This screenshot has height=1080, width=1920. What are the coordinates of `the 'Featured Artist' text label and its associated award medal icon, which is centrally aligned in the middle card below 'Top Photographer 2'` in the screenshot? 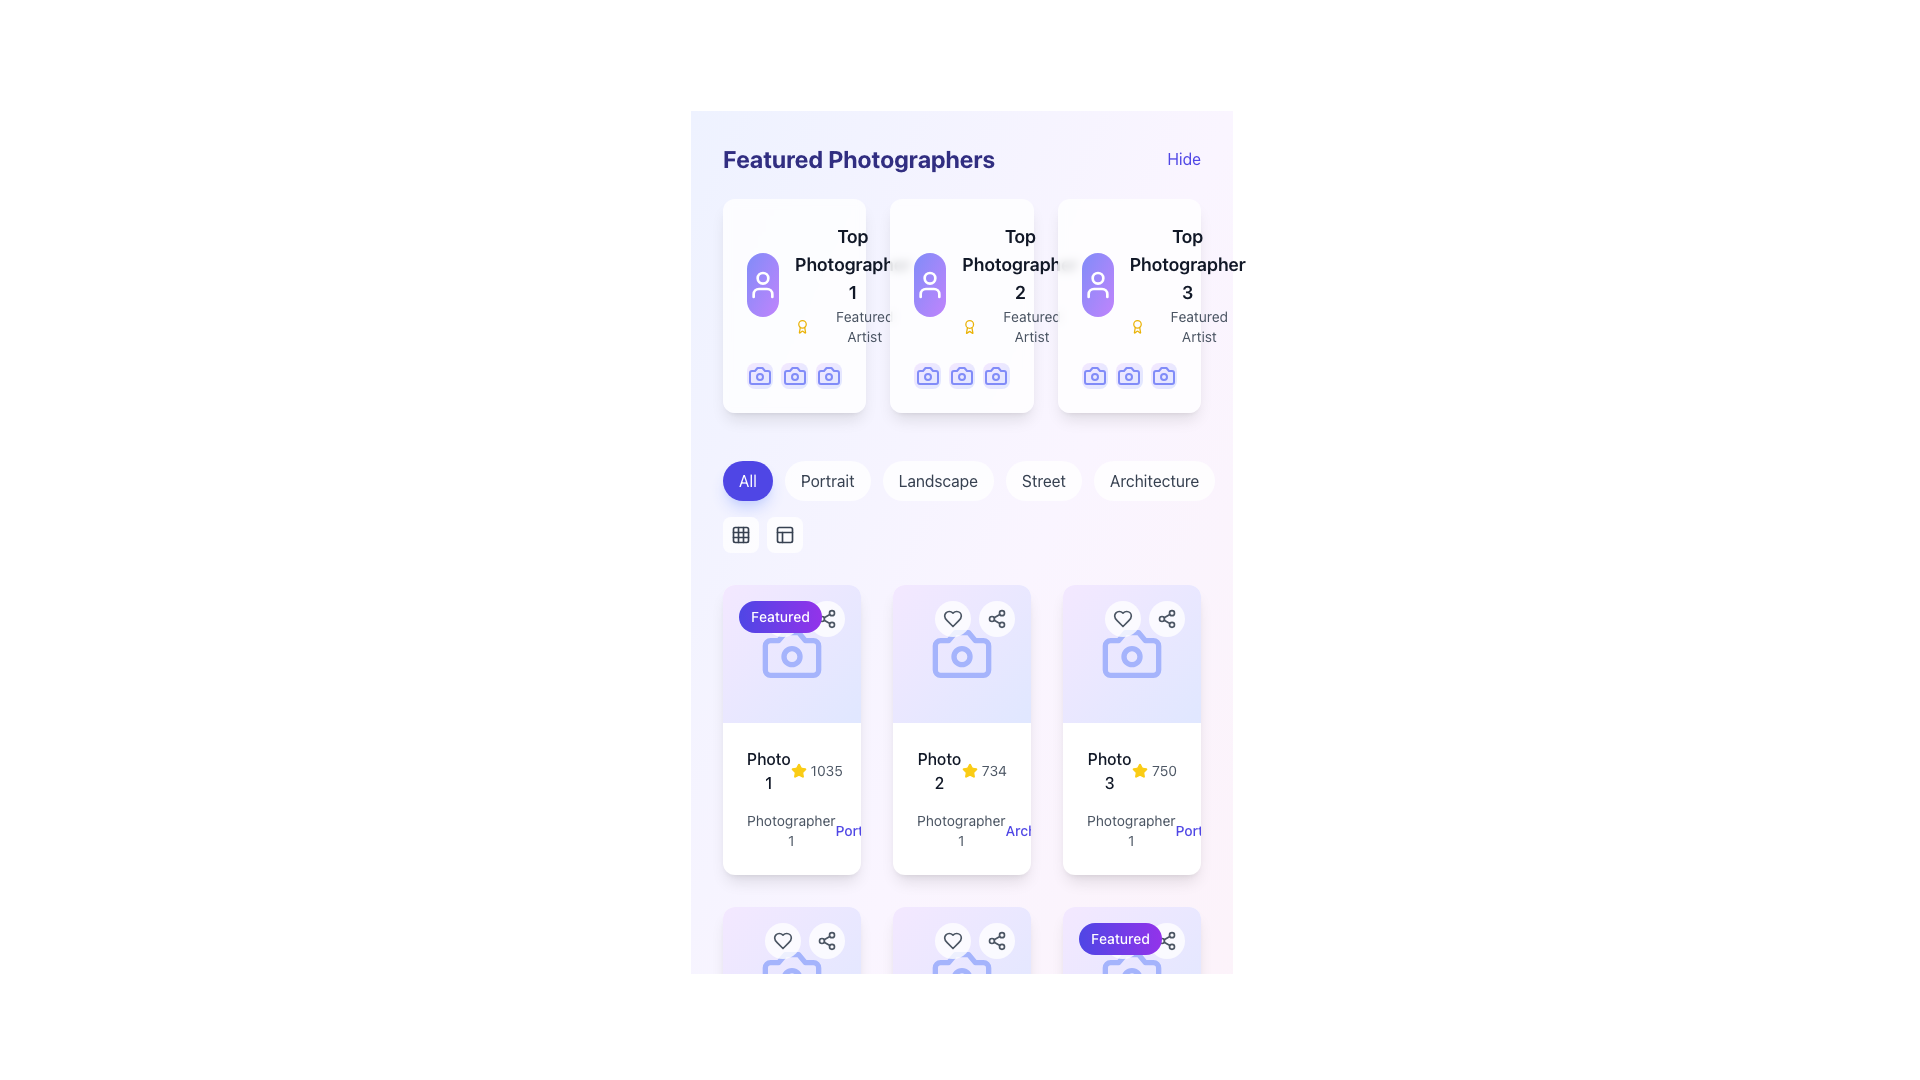 It's located at (1020, 326).